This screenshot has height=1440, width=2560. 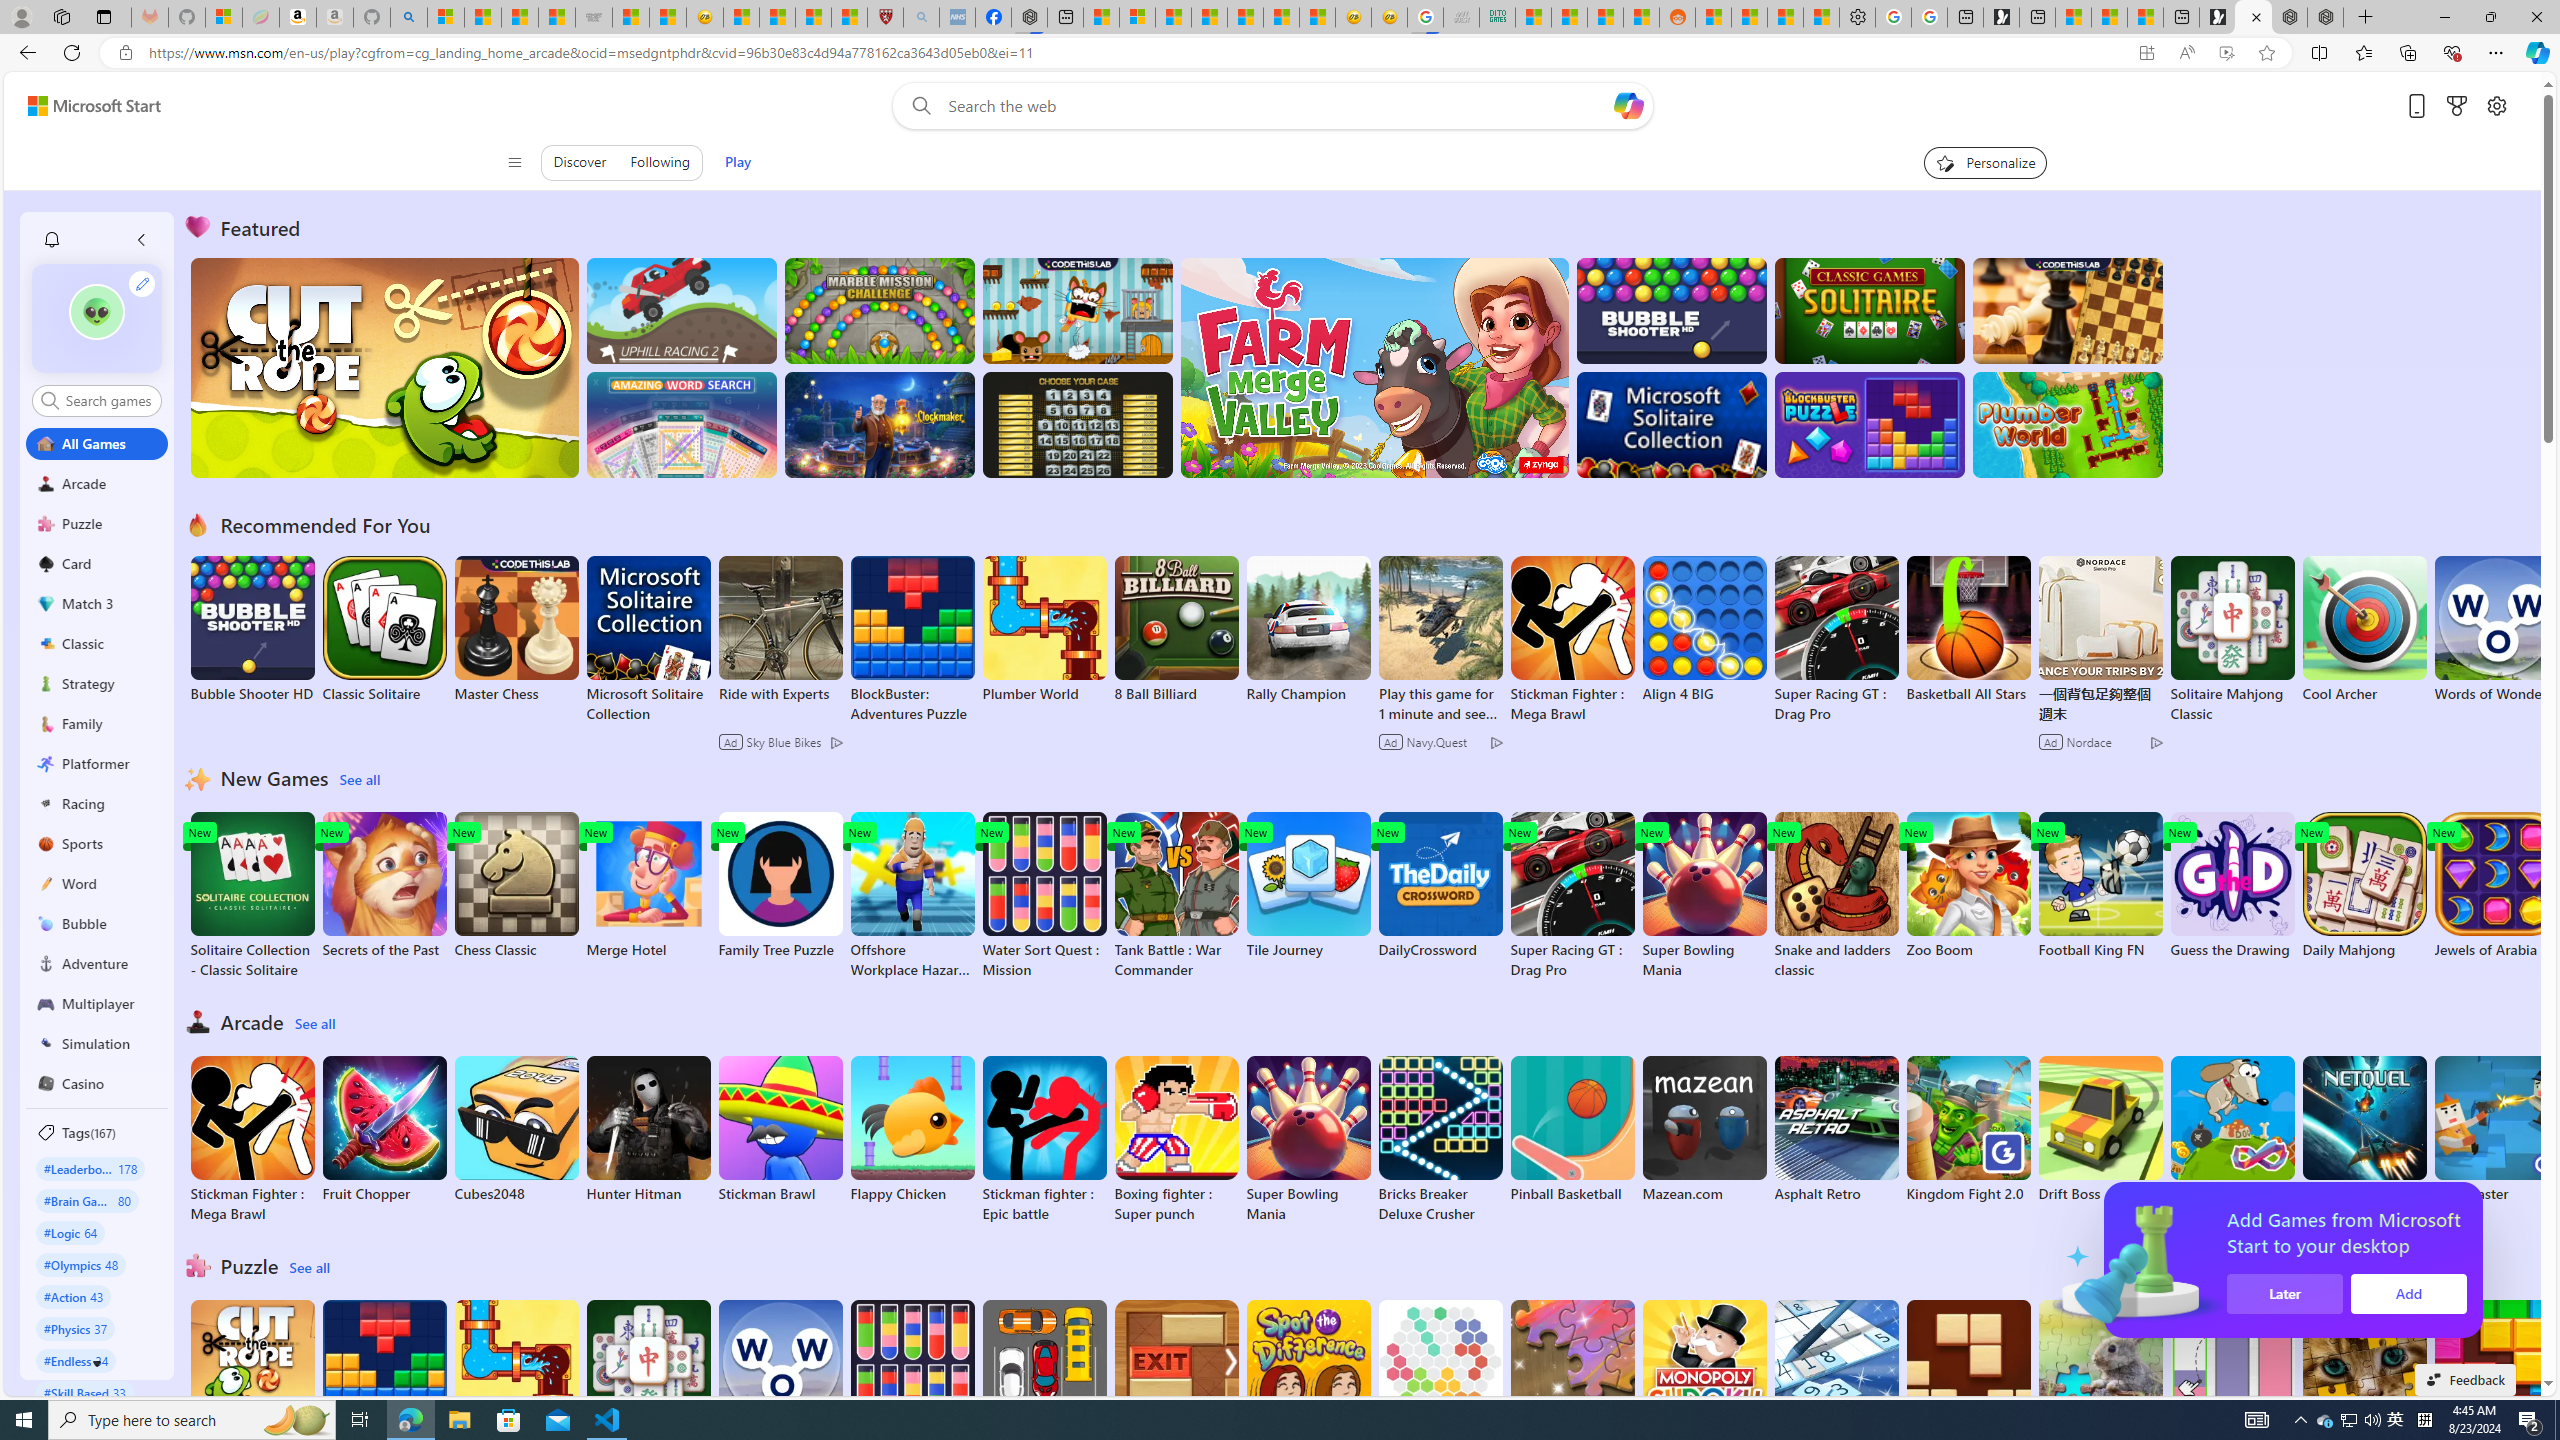 What do you see at coordinates (74, 1328) in the screenshot?
I see `'#Physics 37'` at bounding box center [74, 1328].